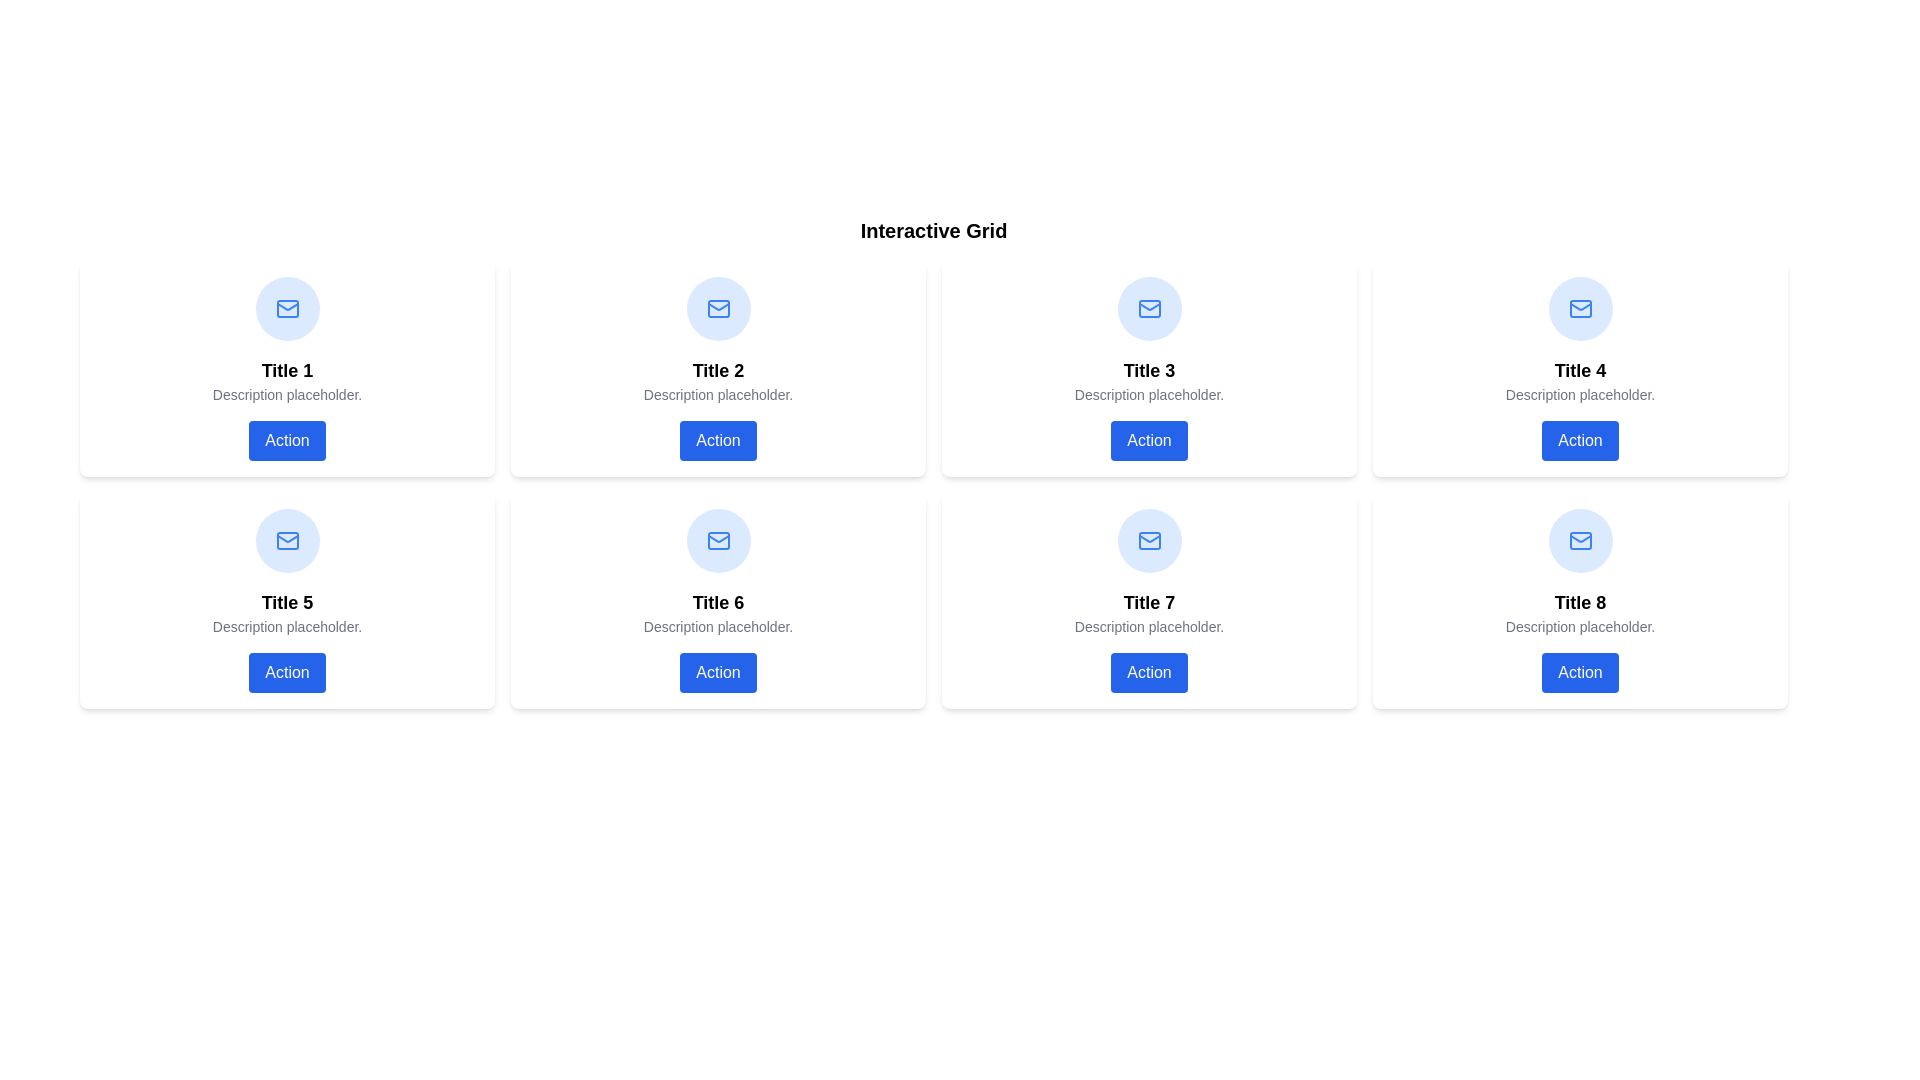  What do you see at coordinates (1579, 439) in the screenshot?
I see `the interactive 'Action' button with a blue background and white text to trigger the visual effects that indicate interactivity` at bounding box center [1579, 439].